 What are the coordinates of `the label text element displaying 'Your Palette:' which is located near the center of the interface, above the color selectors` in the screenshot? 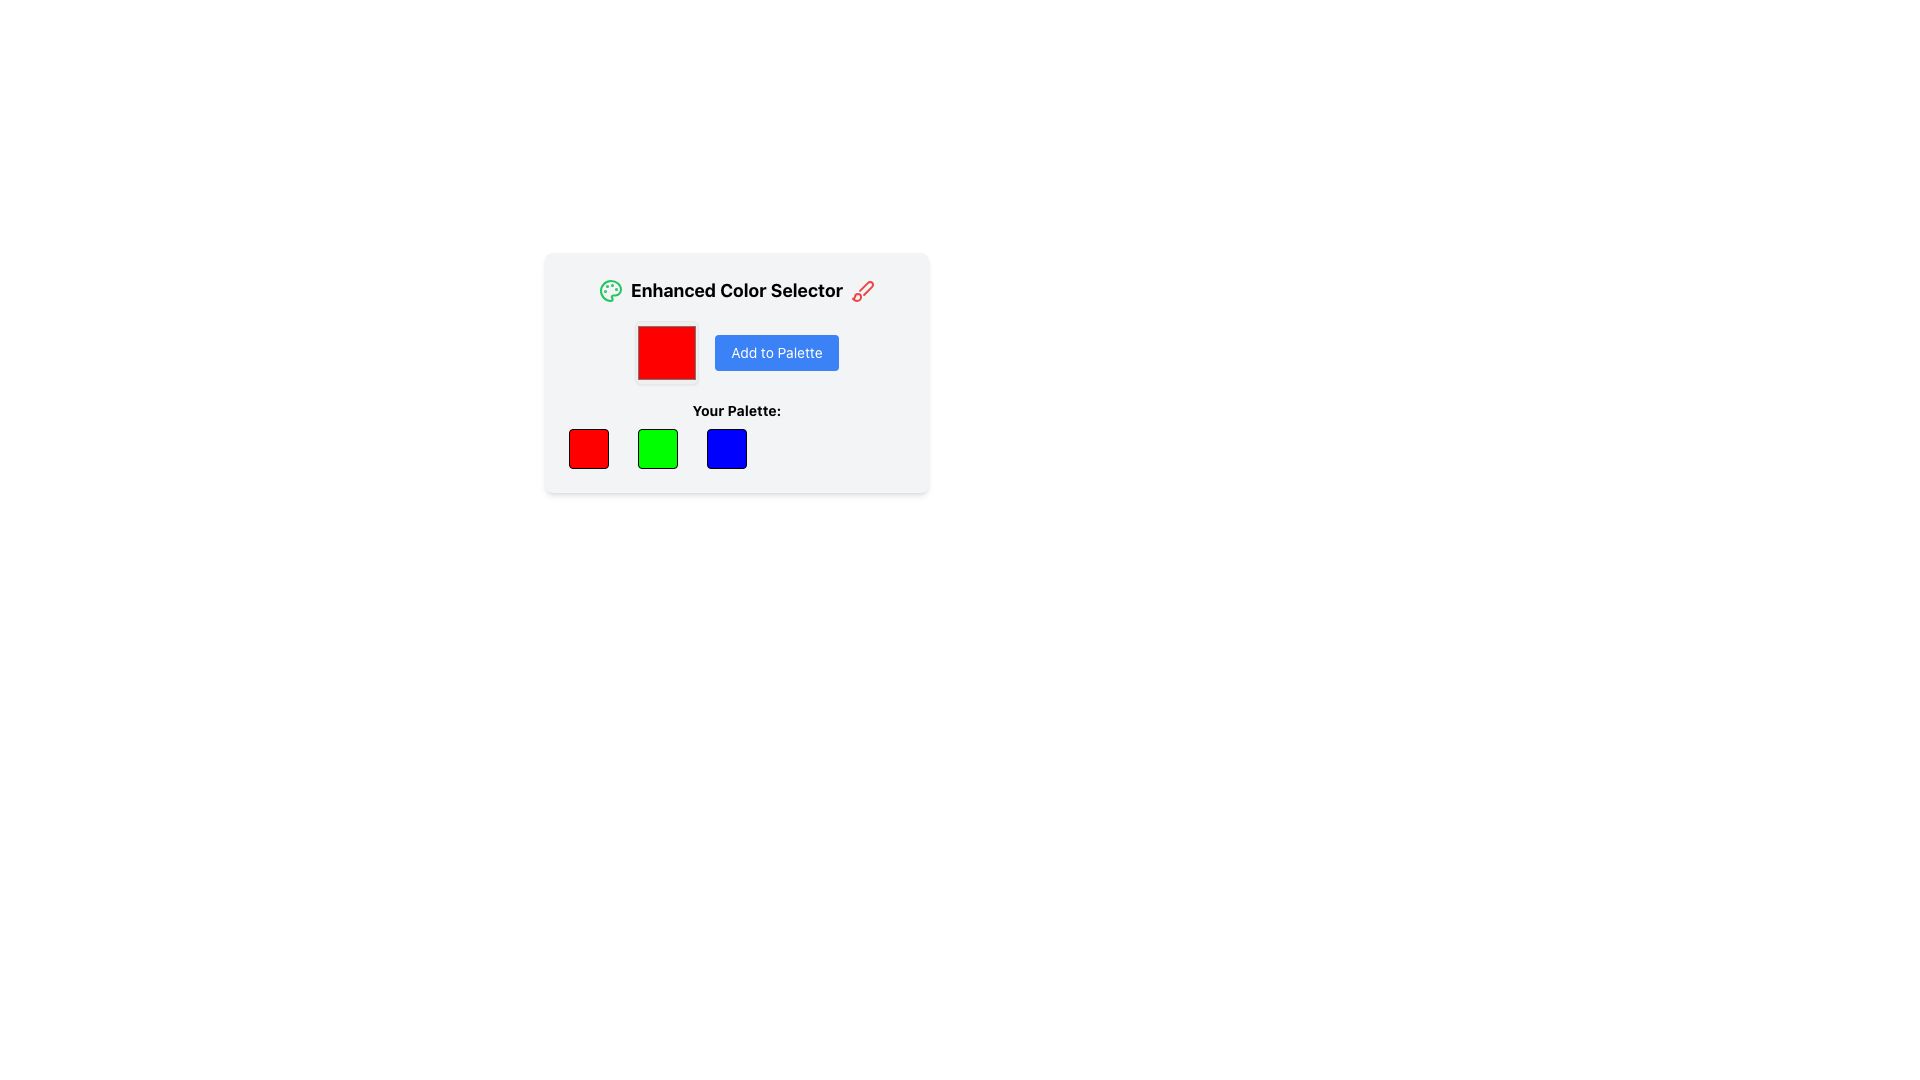 It's located at (736, 410).